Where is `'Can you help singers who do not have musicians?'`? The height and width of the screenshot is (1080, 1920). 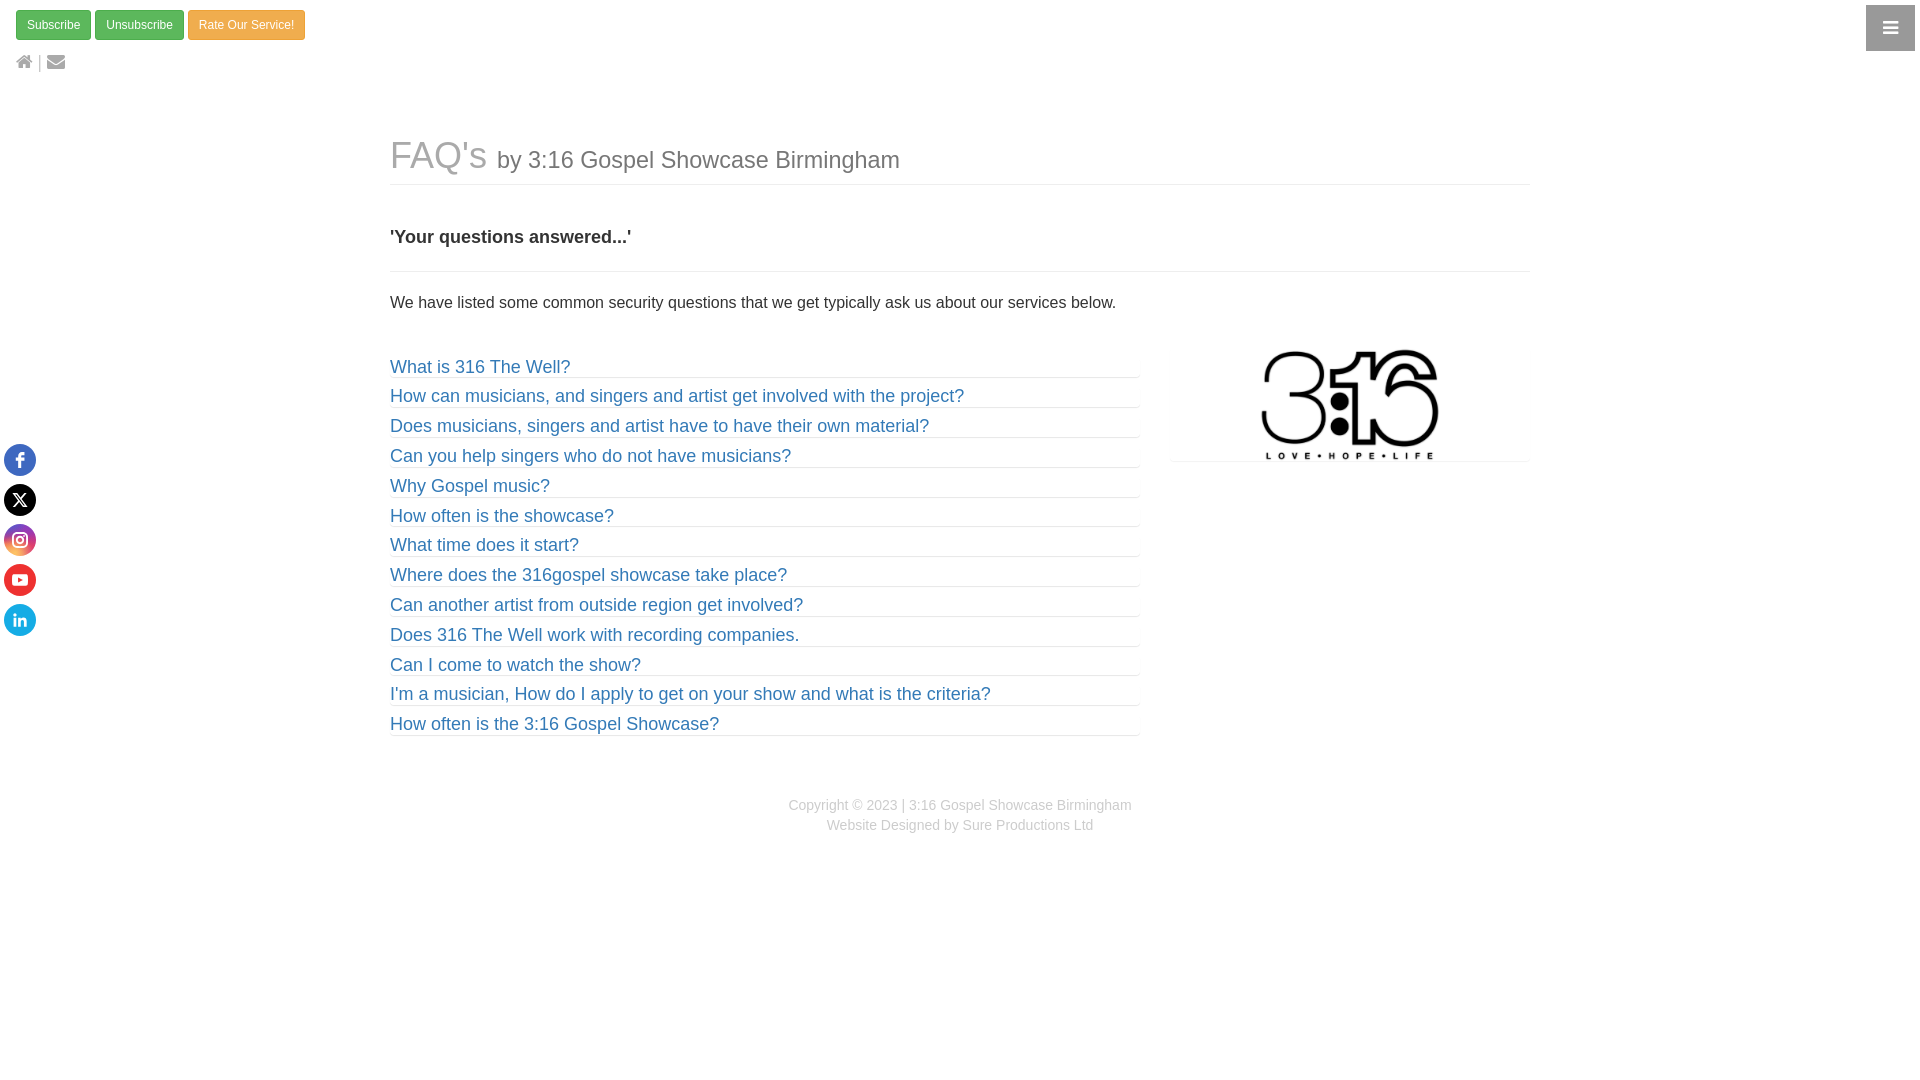 'Can you help singers who do not have musicians?' is located at coordinates (589, 455).